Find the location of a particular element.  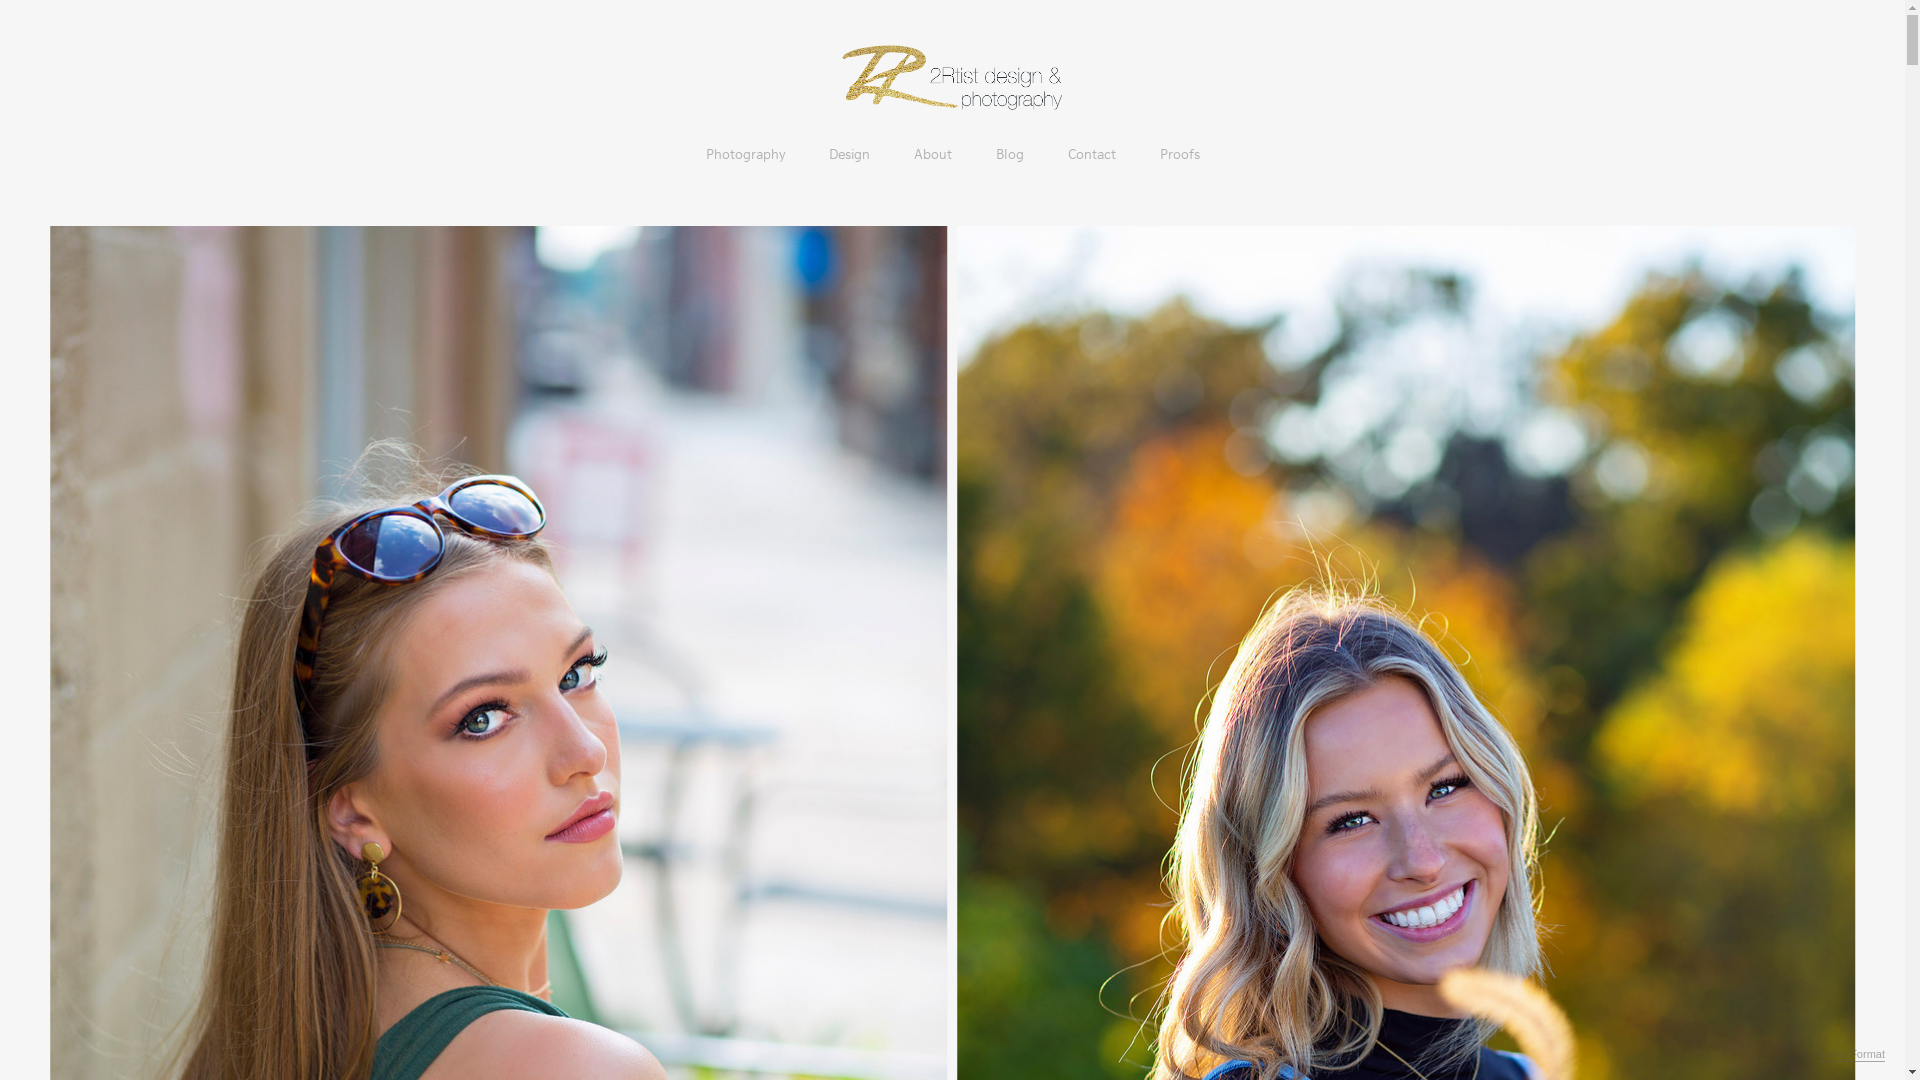

'Photography' is located at coordinates (744, 153).